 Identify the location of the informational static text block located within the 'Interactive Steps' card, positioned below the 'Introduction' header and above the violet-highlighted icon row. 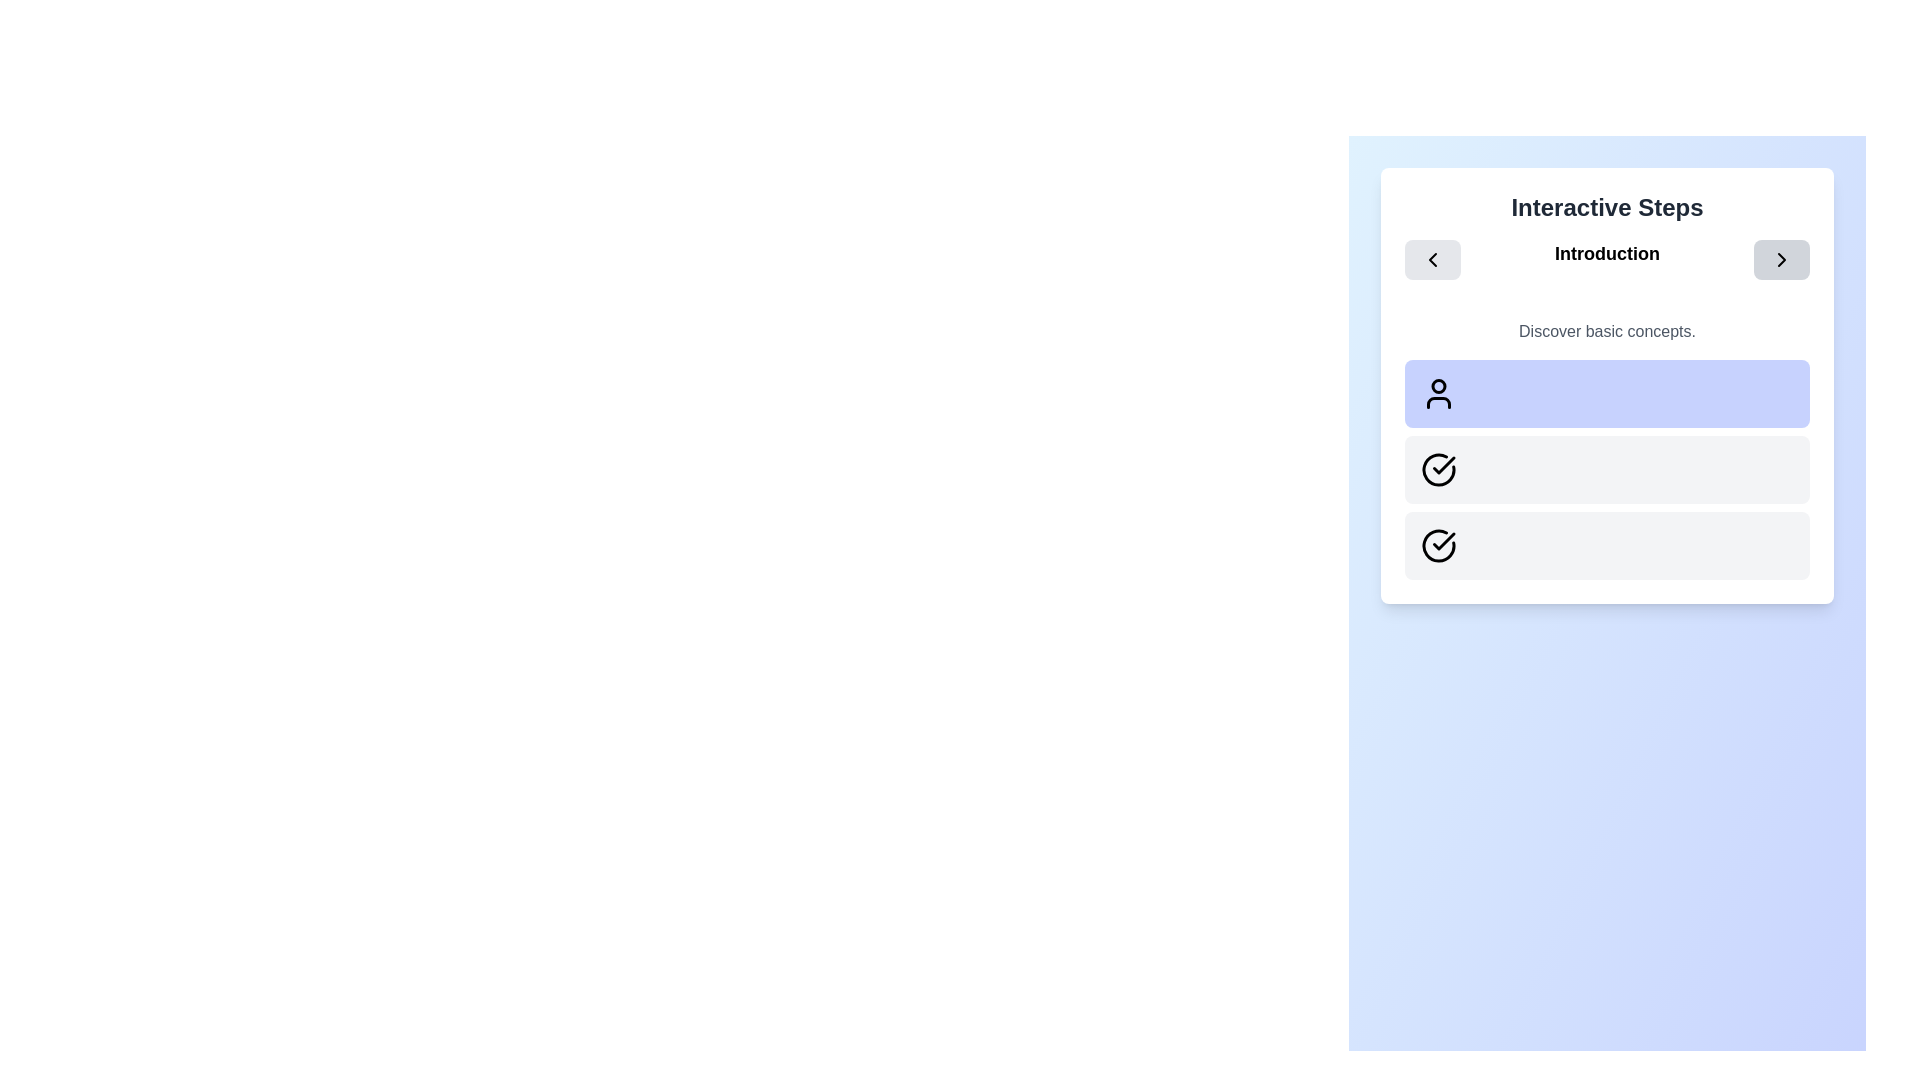
(1607, 330).